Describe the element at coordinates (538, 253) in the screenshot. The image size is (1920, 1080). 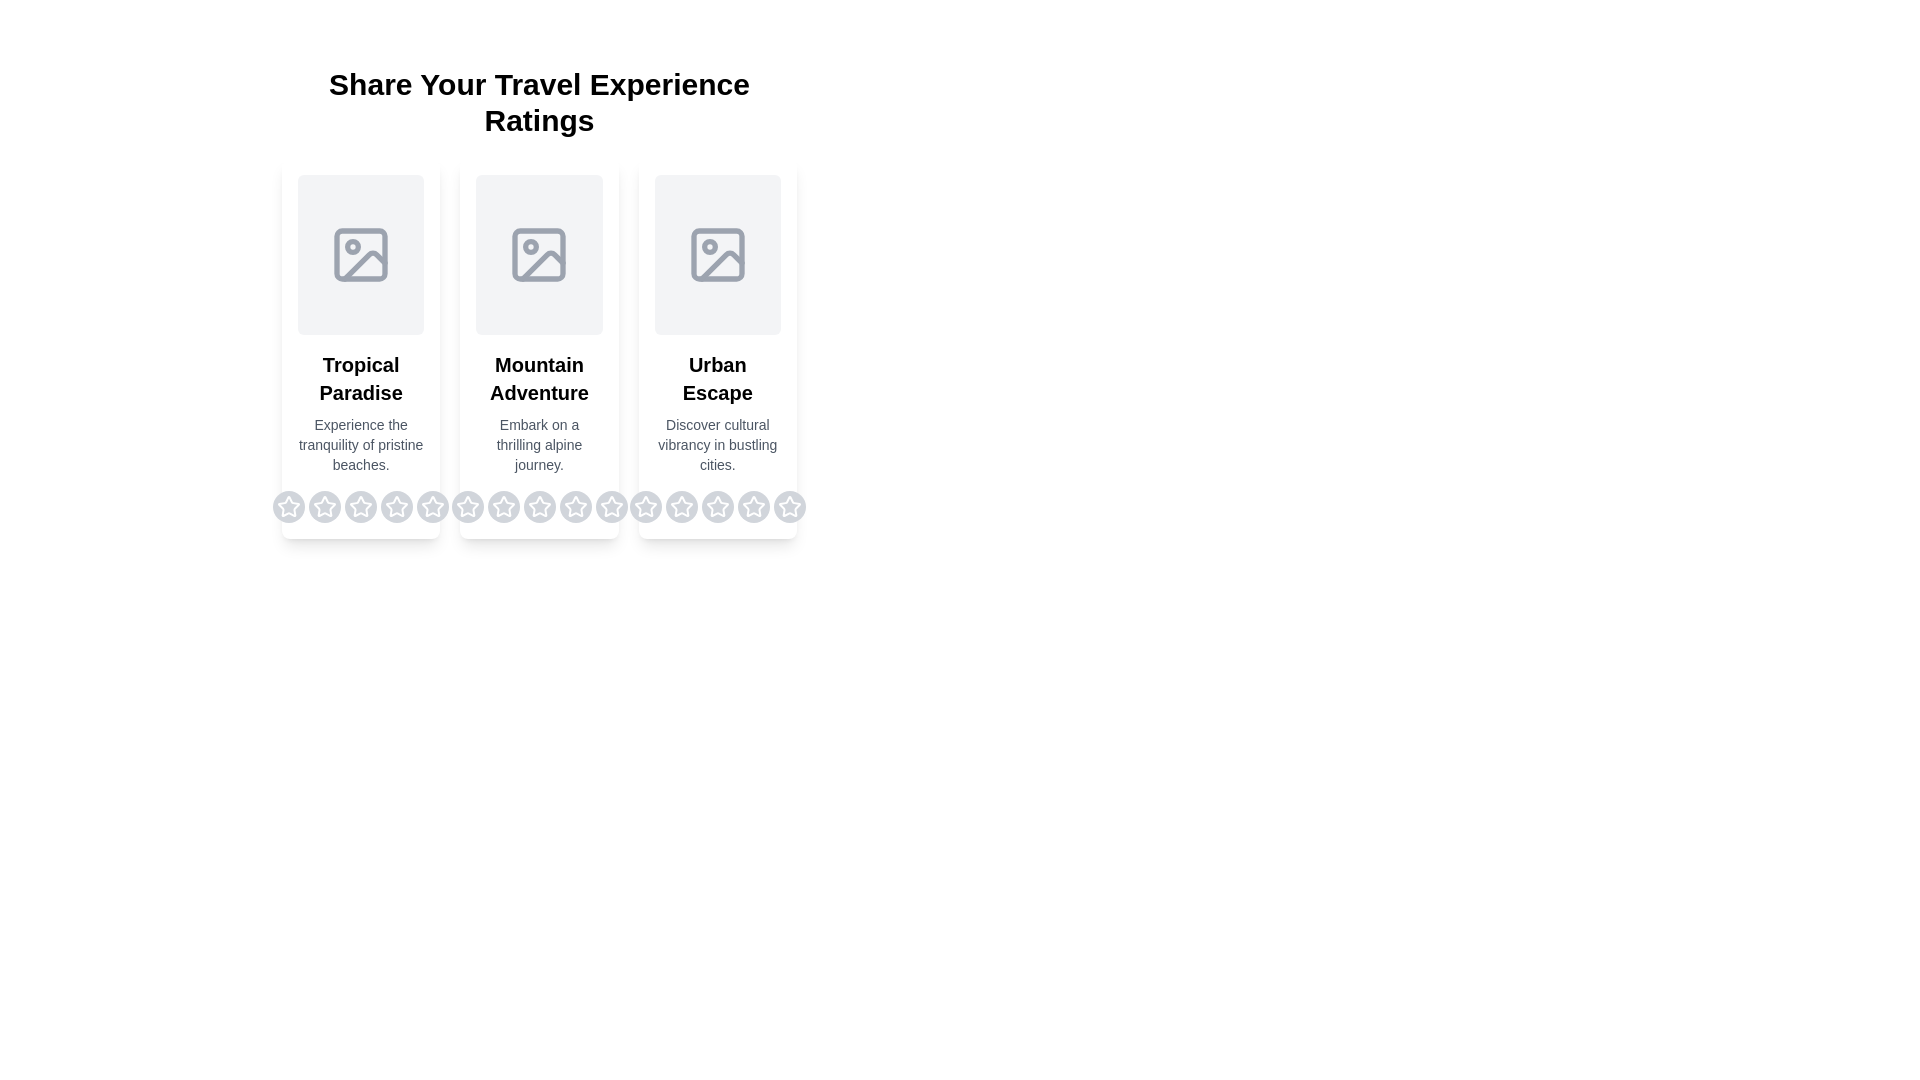
I see `the placeholder image for the destination Mountain Adventure` at that location.